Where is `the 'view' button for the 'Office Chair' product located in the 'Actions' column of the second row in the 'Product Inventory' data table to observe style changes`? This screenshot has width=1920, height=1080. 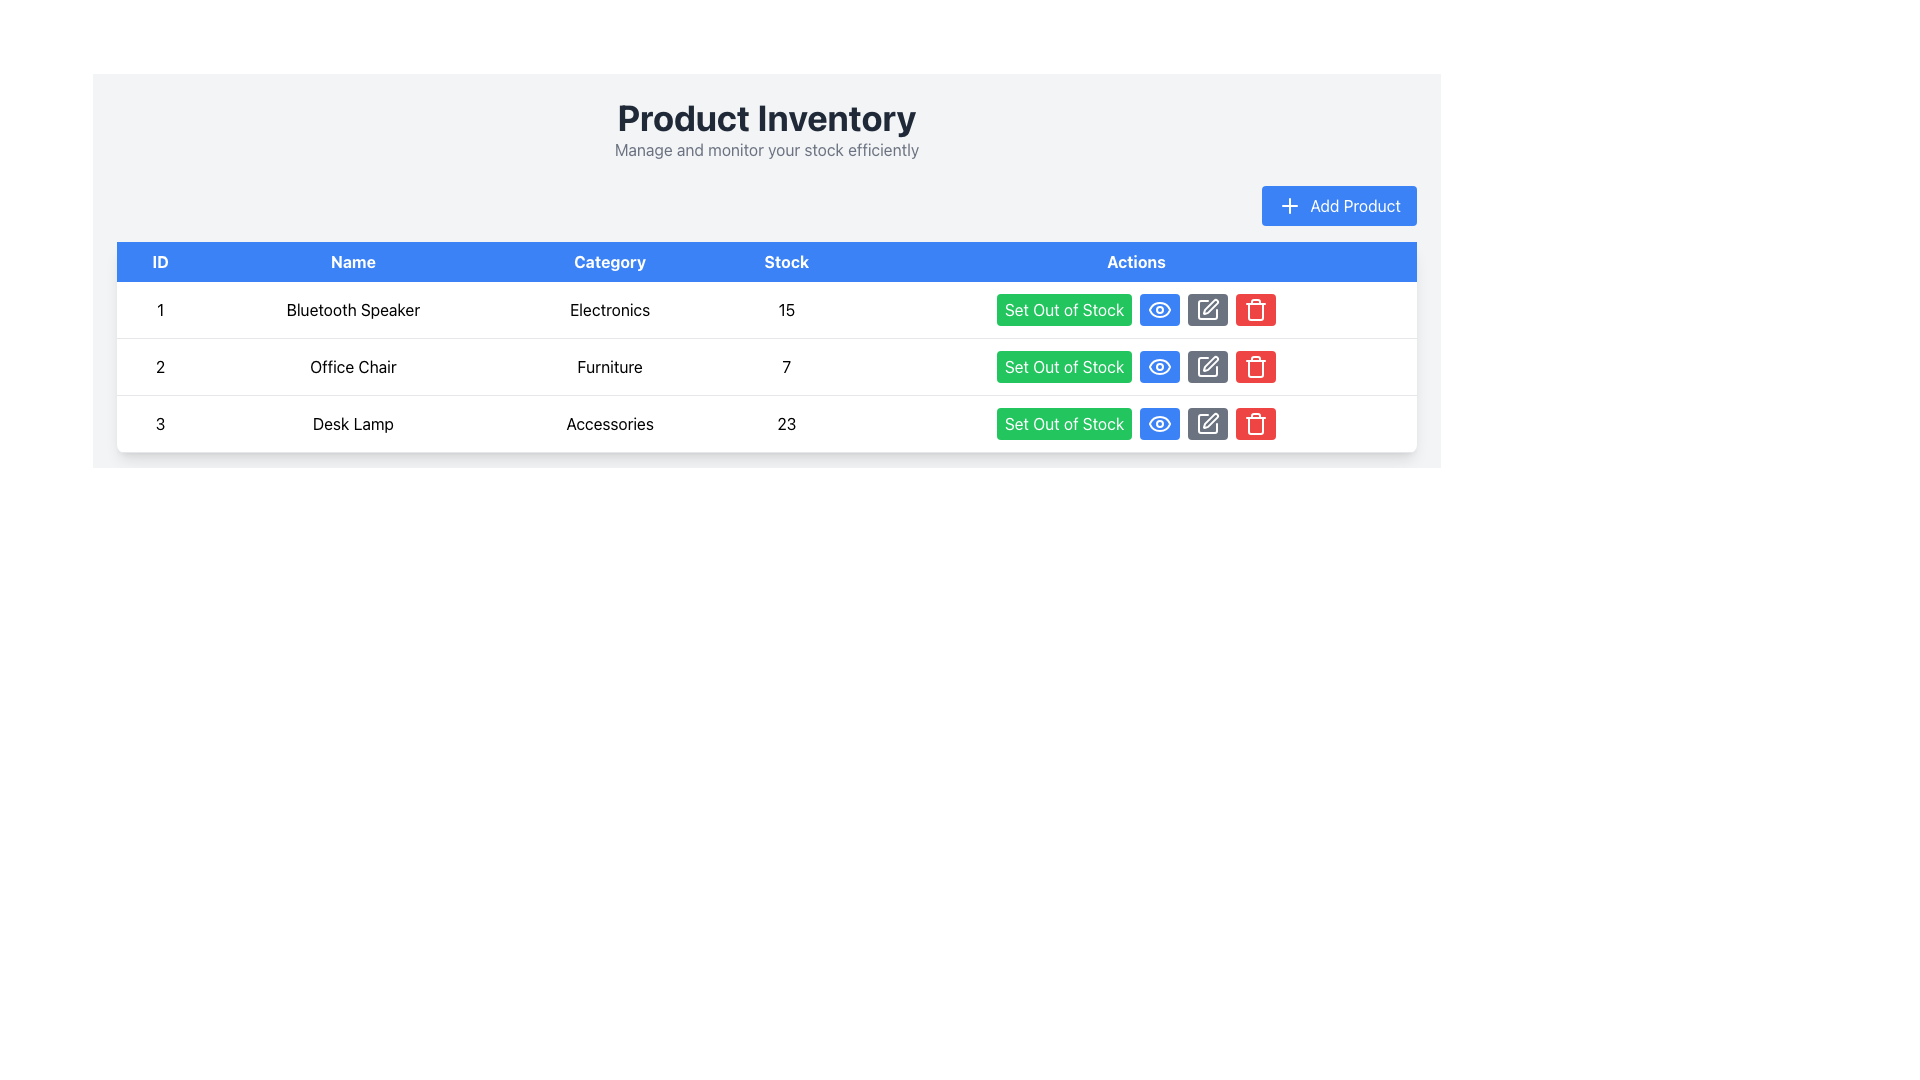 the 'view' button for the 'Office Chair' product located in the 'Actions' column of the second row in the 'Product Inventory' data table to observe style changes is located at coordinates (1160, 366).